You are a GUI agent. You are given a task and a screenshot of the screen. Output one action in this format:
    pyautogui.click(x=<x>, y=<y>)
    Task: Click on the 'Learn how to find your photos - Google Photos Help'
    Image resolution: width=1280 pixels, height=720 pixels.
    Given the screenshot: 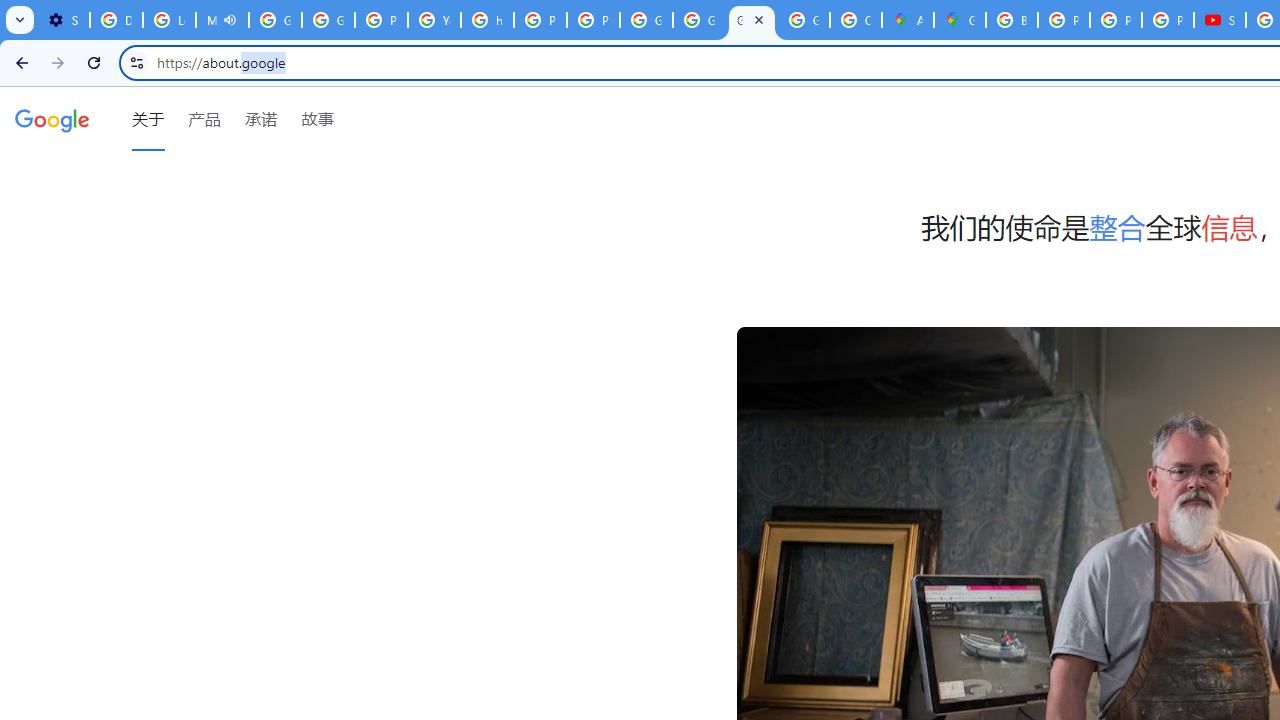 What is the action you would take?
    pyautogui.click(x=169, y=20)
    